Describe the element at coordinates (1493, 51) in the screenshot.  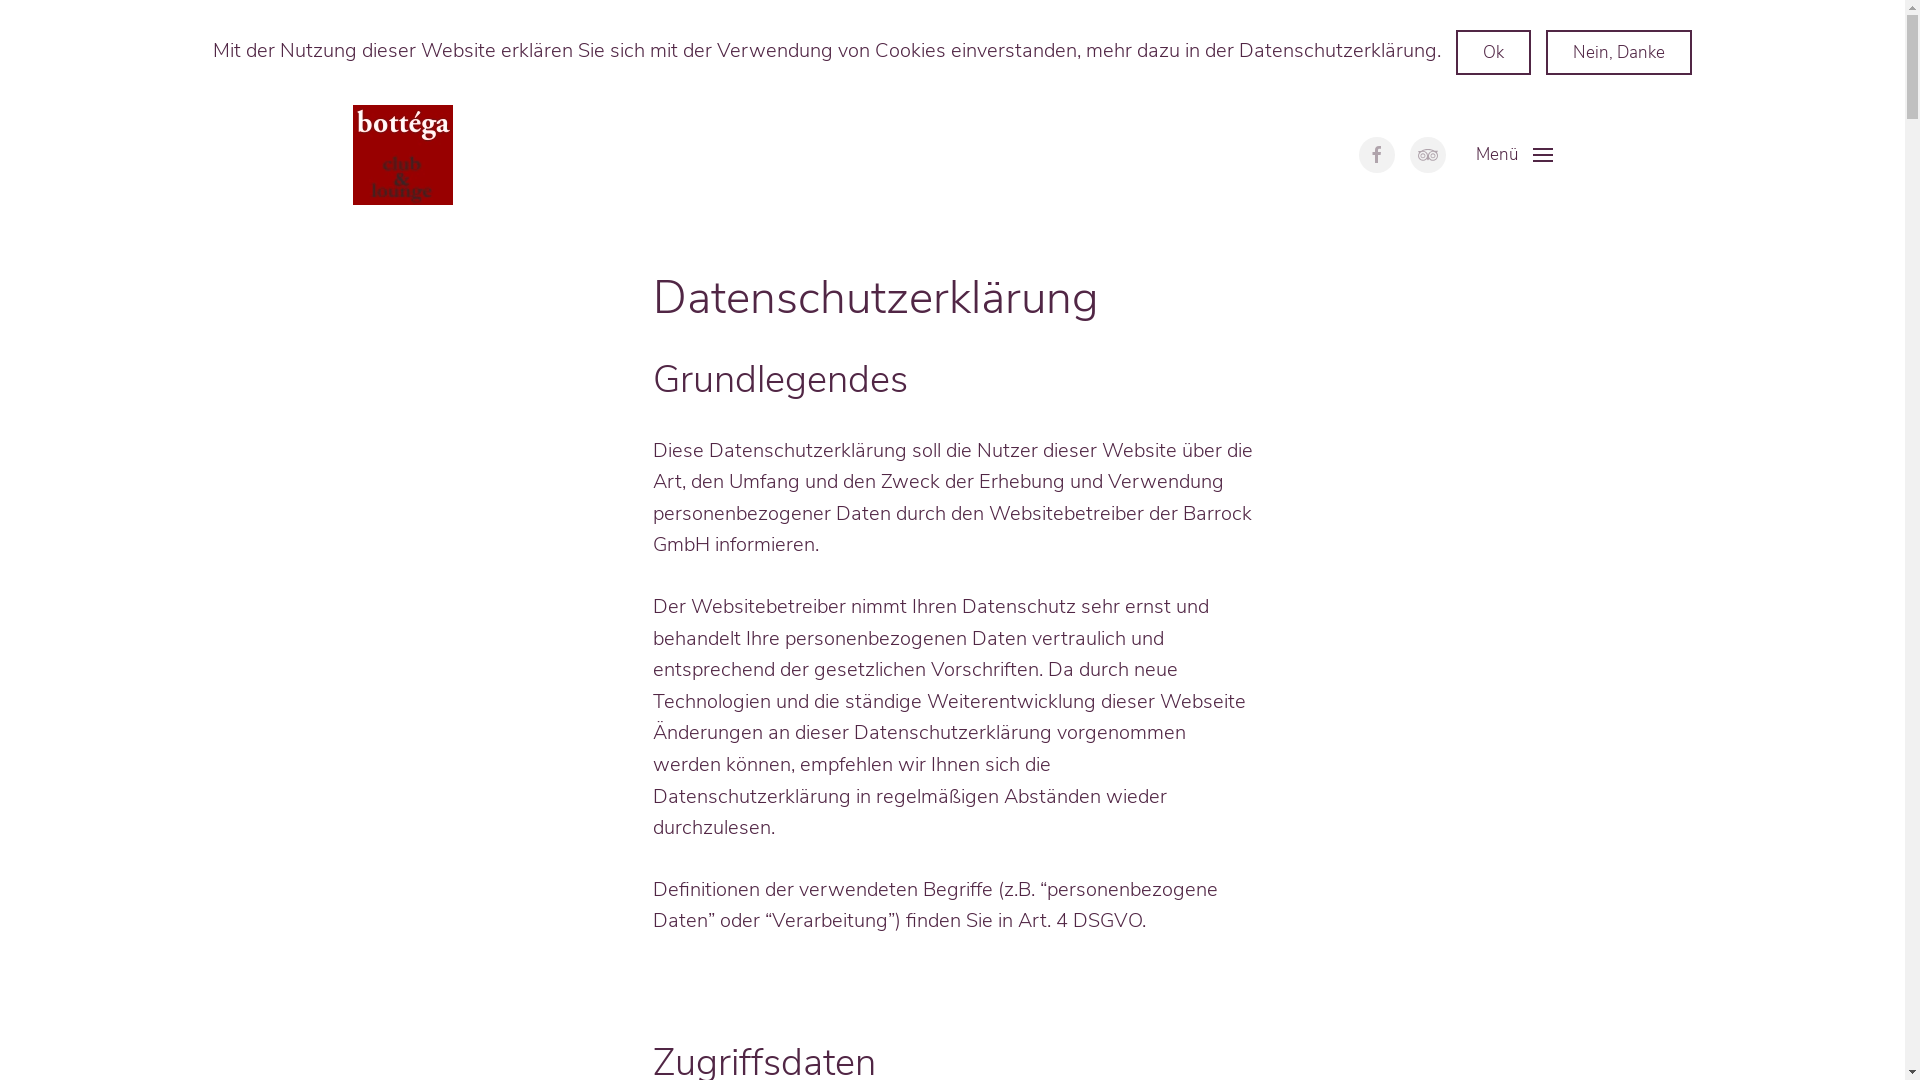
I see `'Ok'` at that location.